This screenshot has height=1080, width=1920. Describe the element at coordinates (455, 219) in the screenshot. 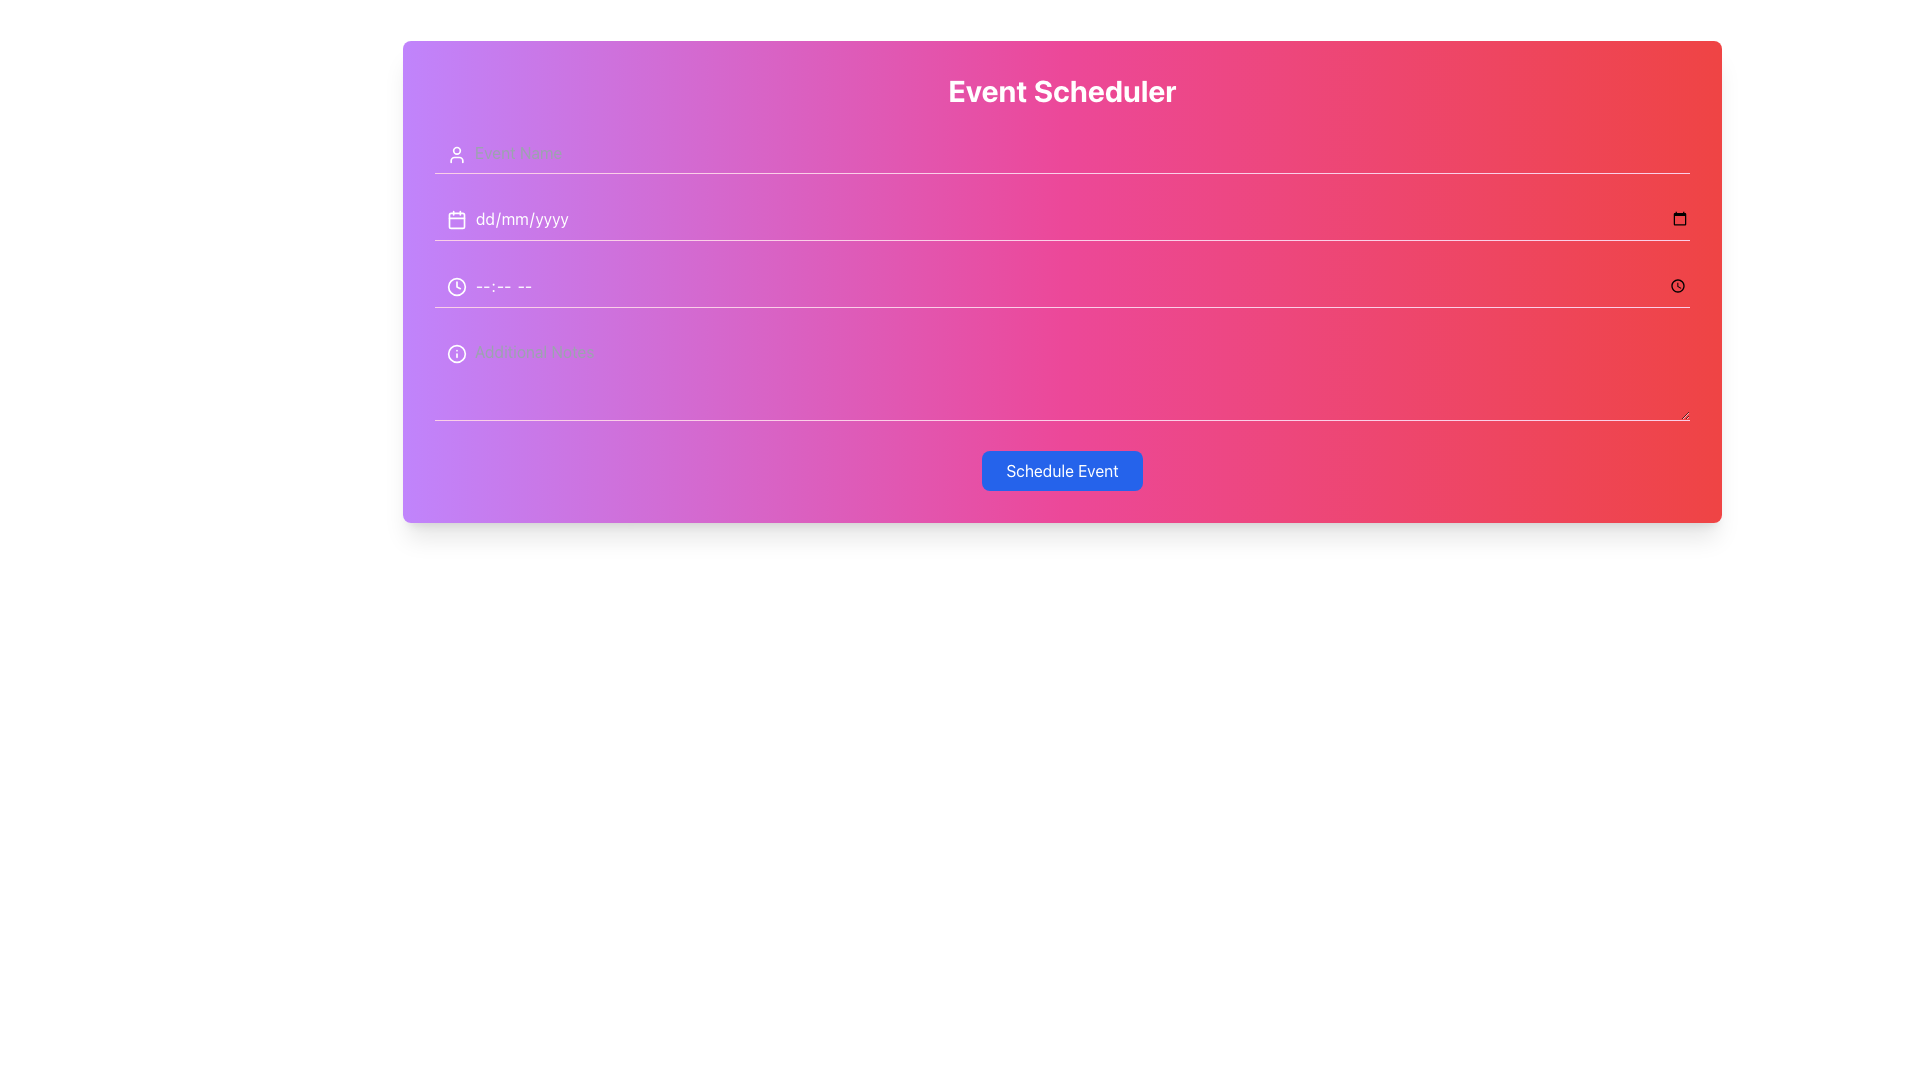

I see `the SVG shape that is part of the calendar icon, located to the left of the 'dd/mm/yyyy' placeholder input field` at that location.